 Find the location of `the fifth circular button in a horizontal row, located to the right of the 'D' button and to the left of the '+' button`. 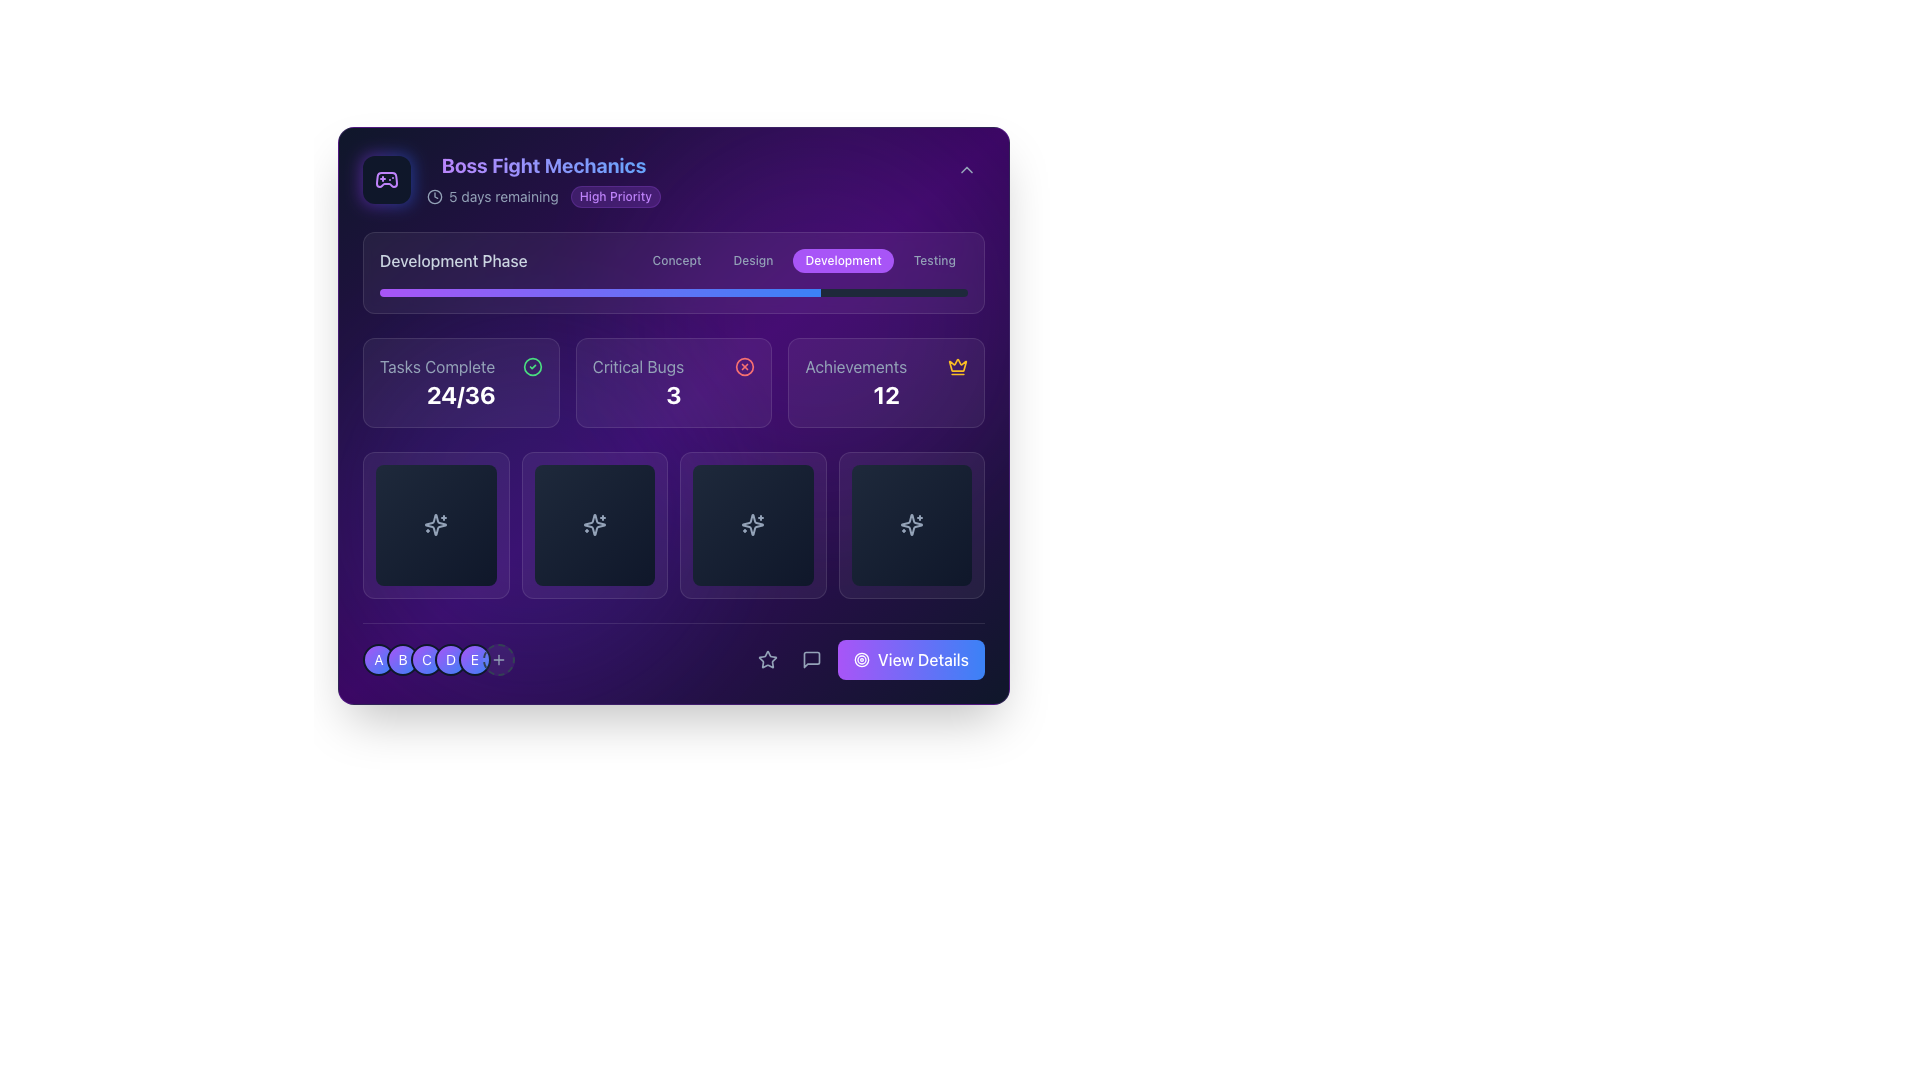

the fifth circular button in a horizontal row, located to the right of the 'D' button and to the left of the '+' button is located at coordinates (474, 659).